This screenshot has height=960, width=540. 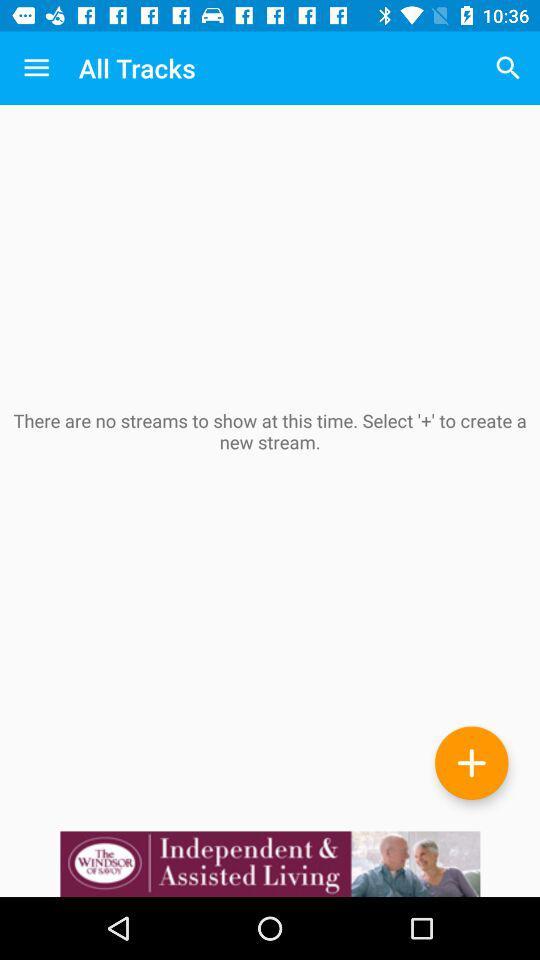 I want to click on the add icon, so click(x=471, y=762).